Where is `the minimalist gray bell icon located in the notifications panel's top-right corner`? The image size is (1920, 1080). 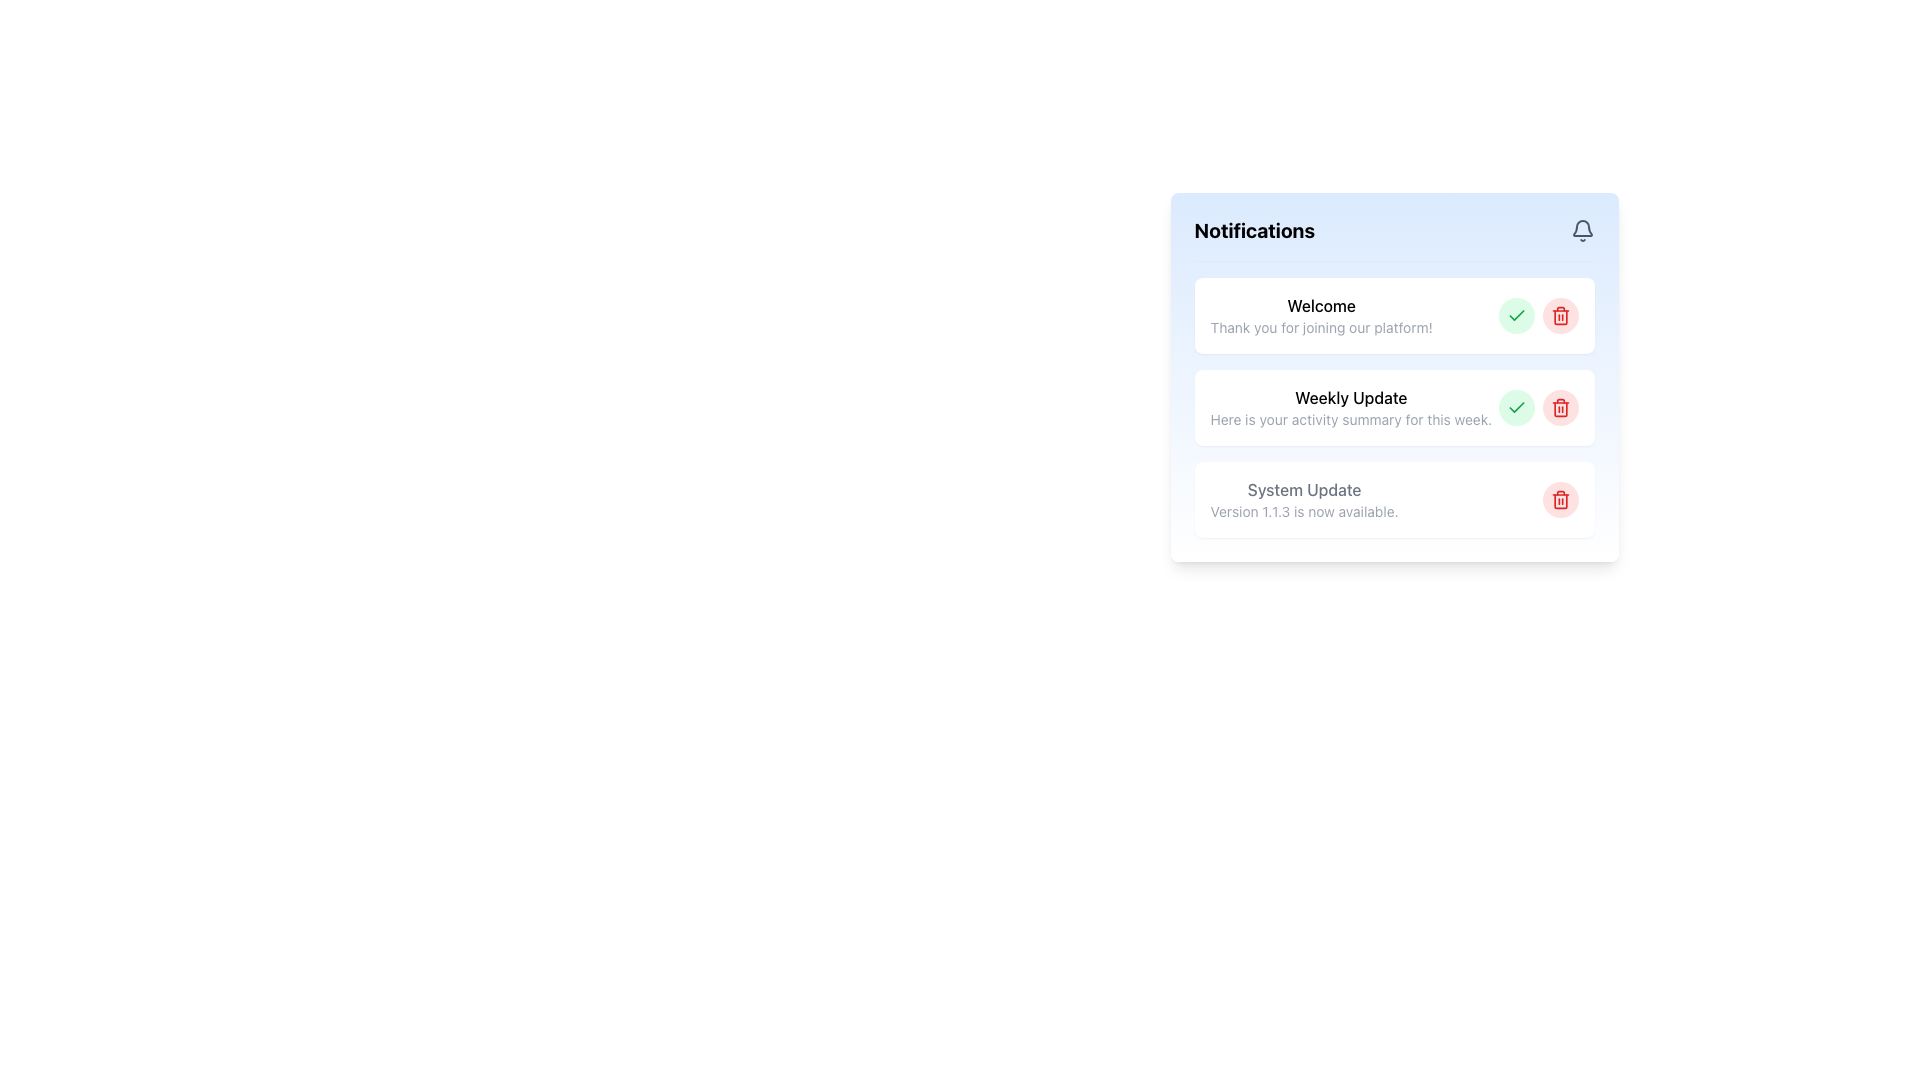 the minimalist gray bell icon located in the notifications panel's top-right corner is located at coordinates (1581, 226).